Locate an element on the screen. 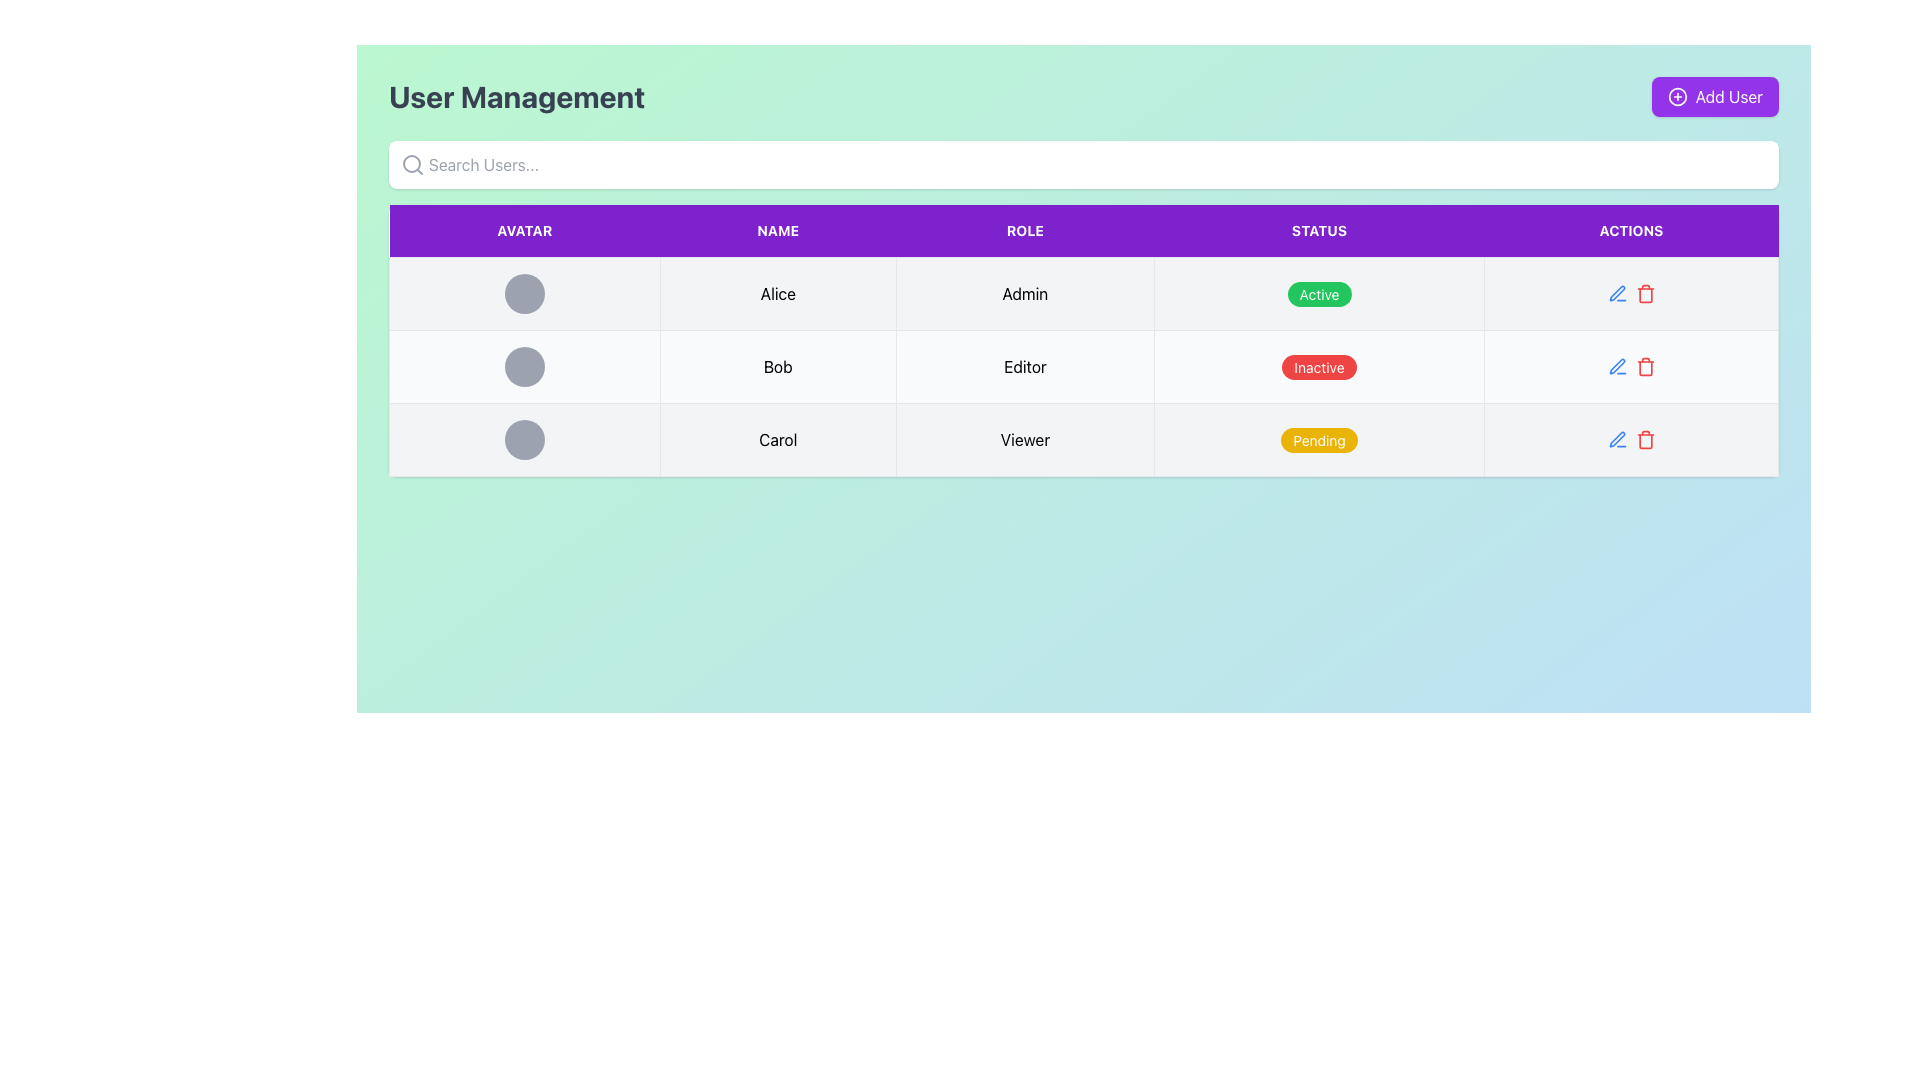 This screenshot has height=1080, width=1920. the 'NAME' text box, which is a rectangular element with a purple background and white text is located at coordinates (777, 230).